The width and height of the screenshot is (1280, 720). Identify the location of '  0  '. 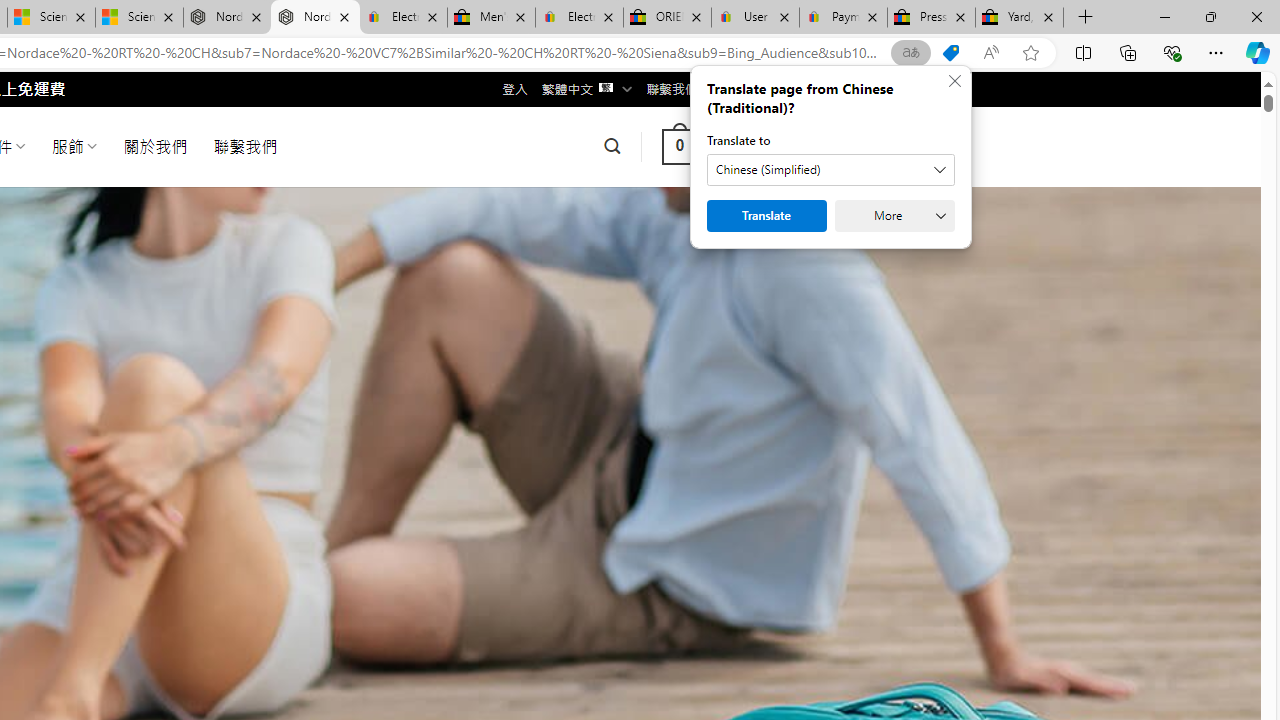
(679, 145).